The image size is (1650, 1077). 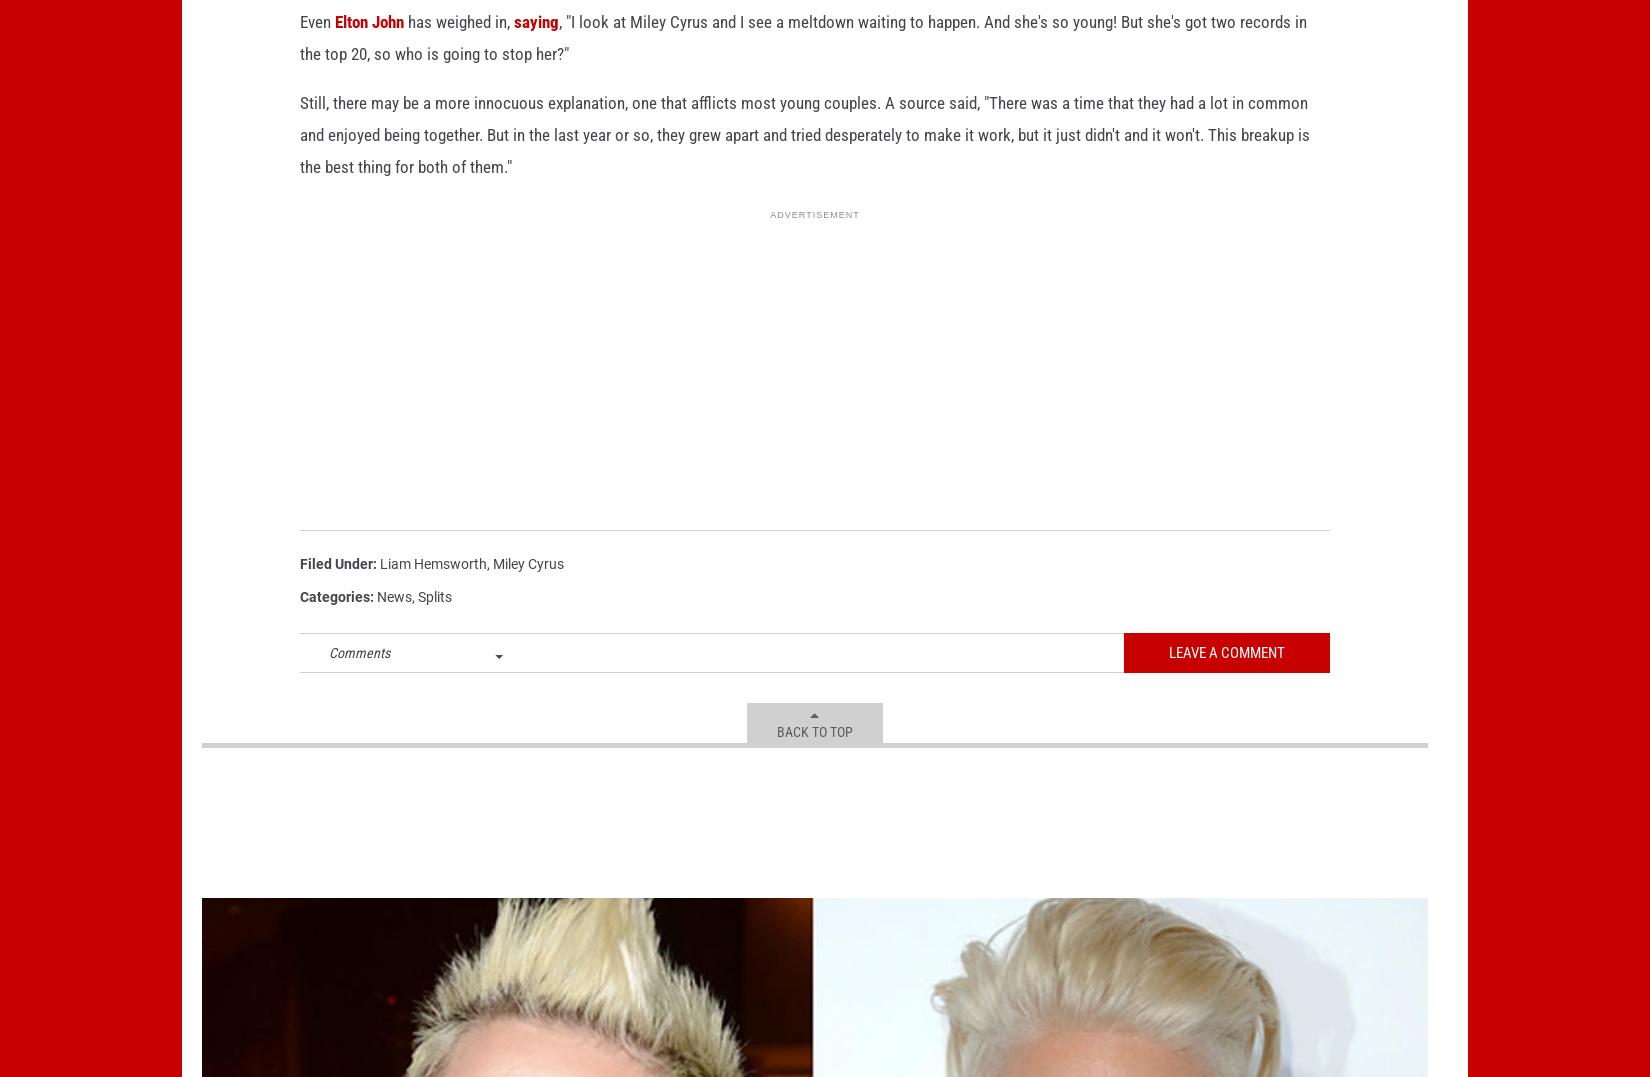 I want to click on 'Elton John', so click(x=369, y=53).